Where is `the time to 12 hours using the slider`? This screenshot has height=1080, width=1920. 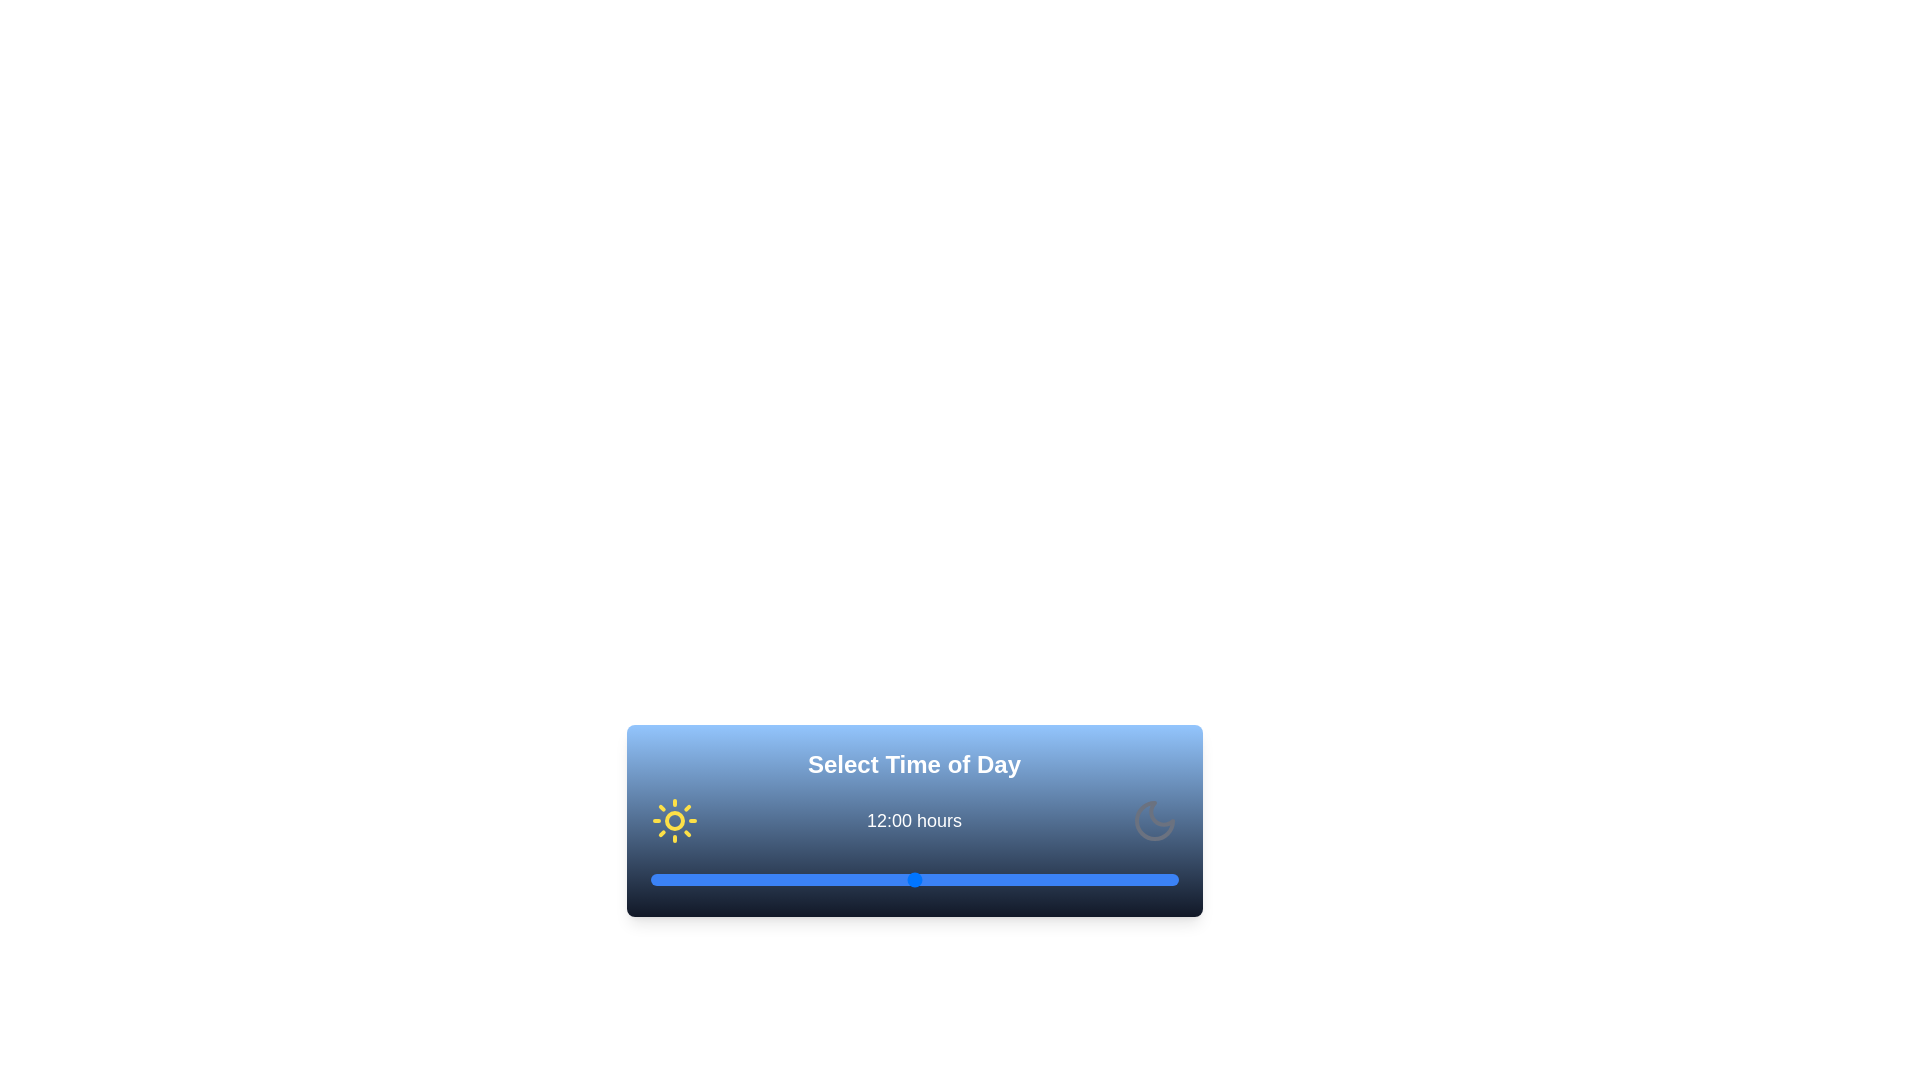 the time to 12 hours using the slider is located at coordinates (913, 878).